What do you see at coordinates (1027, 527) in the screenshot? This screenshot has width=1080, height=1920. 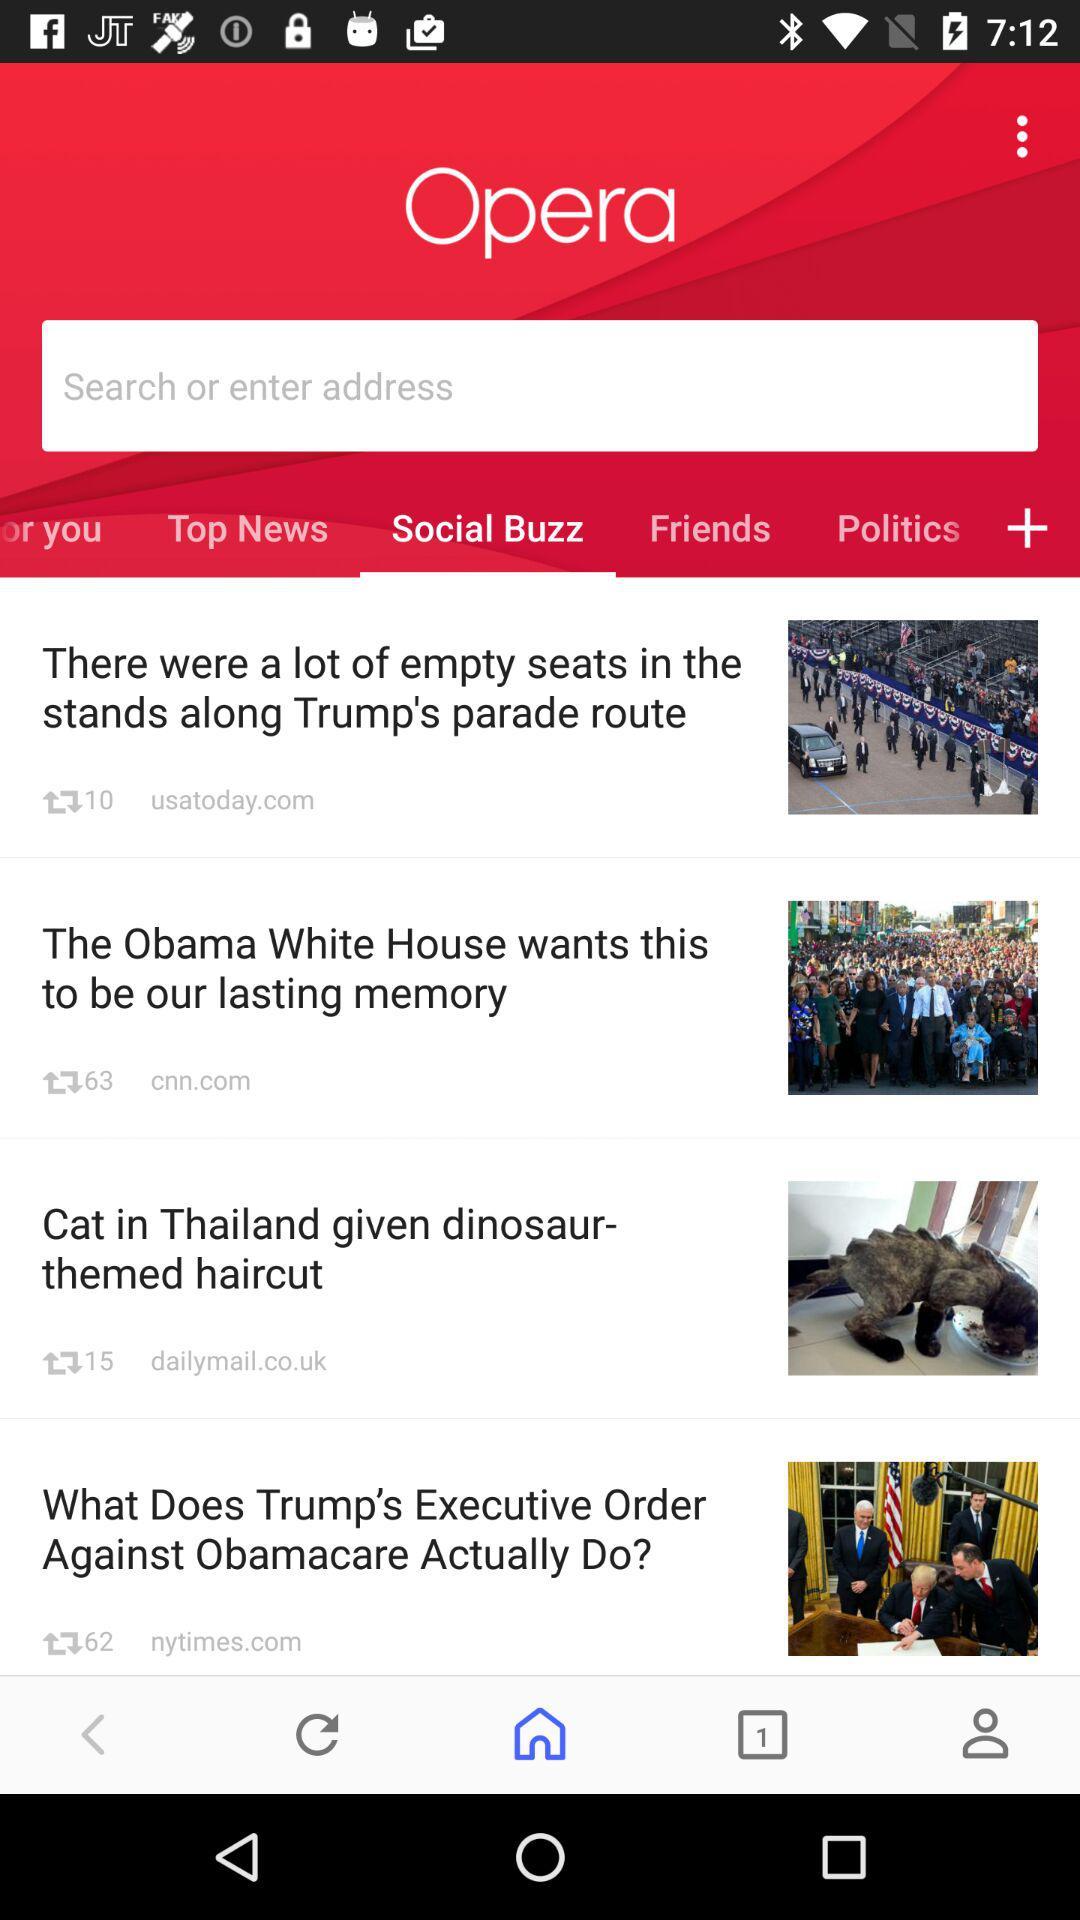 I see `icon next to politics icon` at bounding box center [1027, 527].